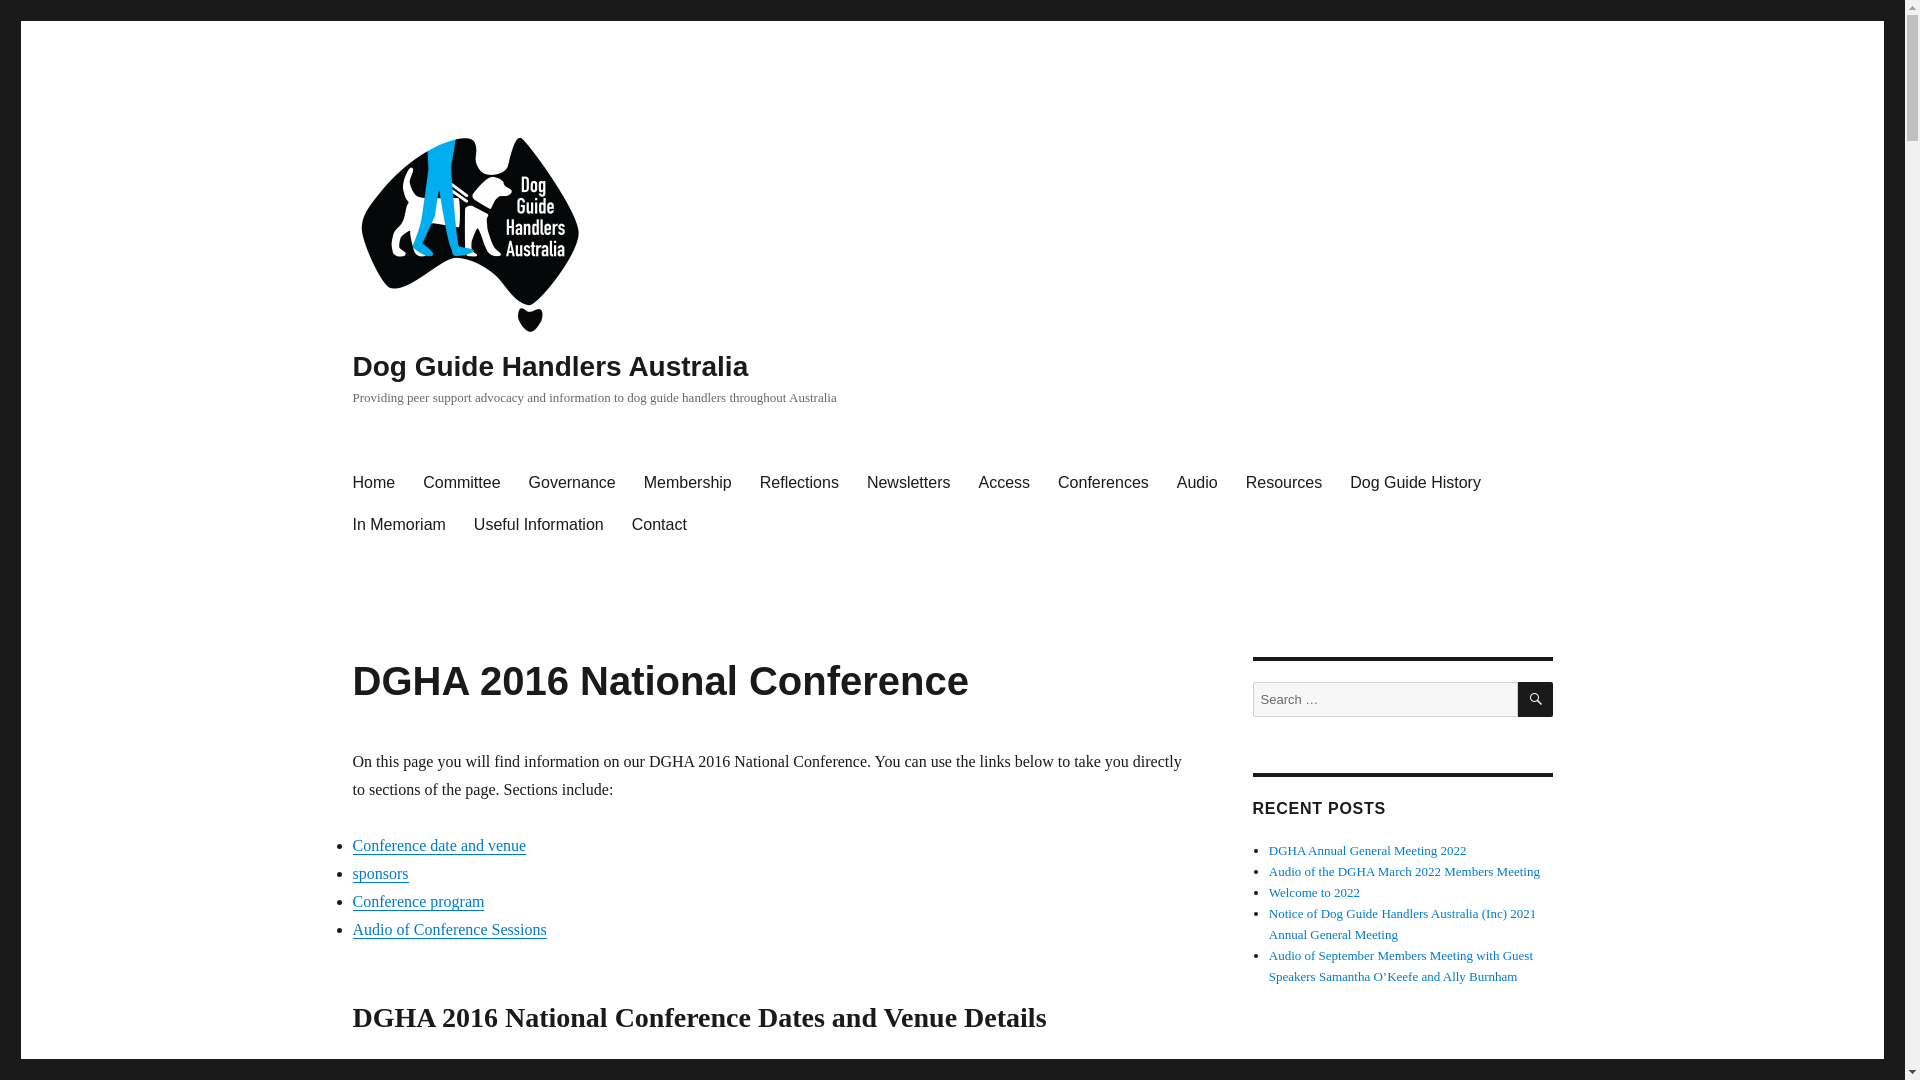 This screenshot has width=1920, height=1080. Describe the element at coordinates (460, 482) in the screenshot. I see `'Committee'` at that location.